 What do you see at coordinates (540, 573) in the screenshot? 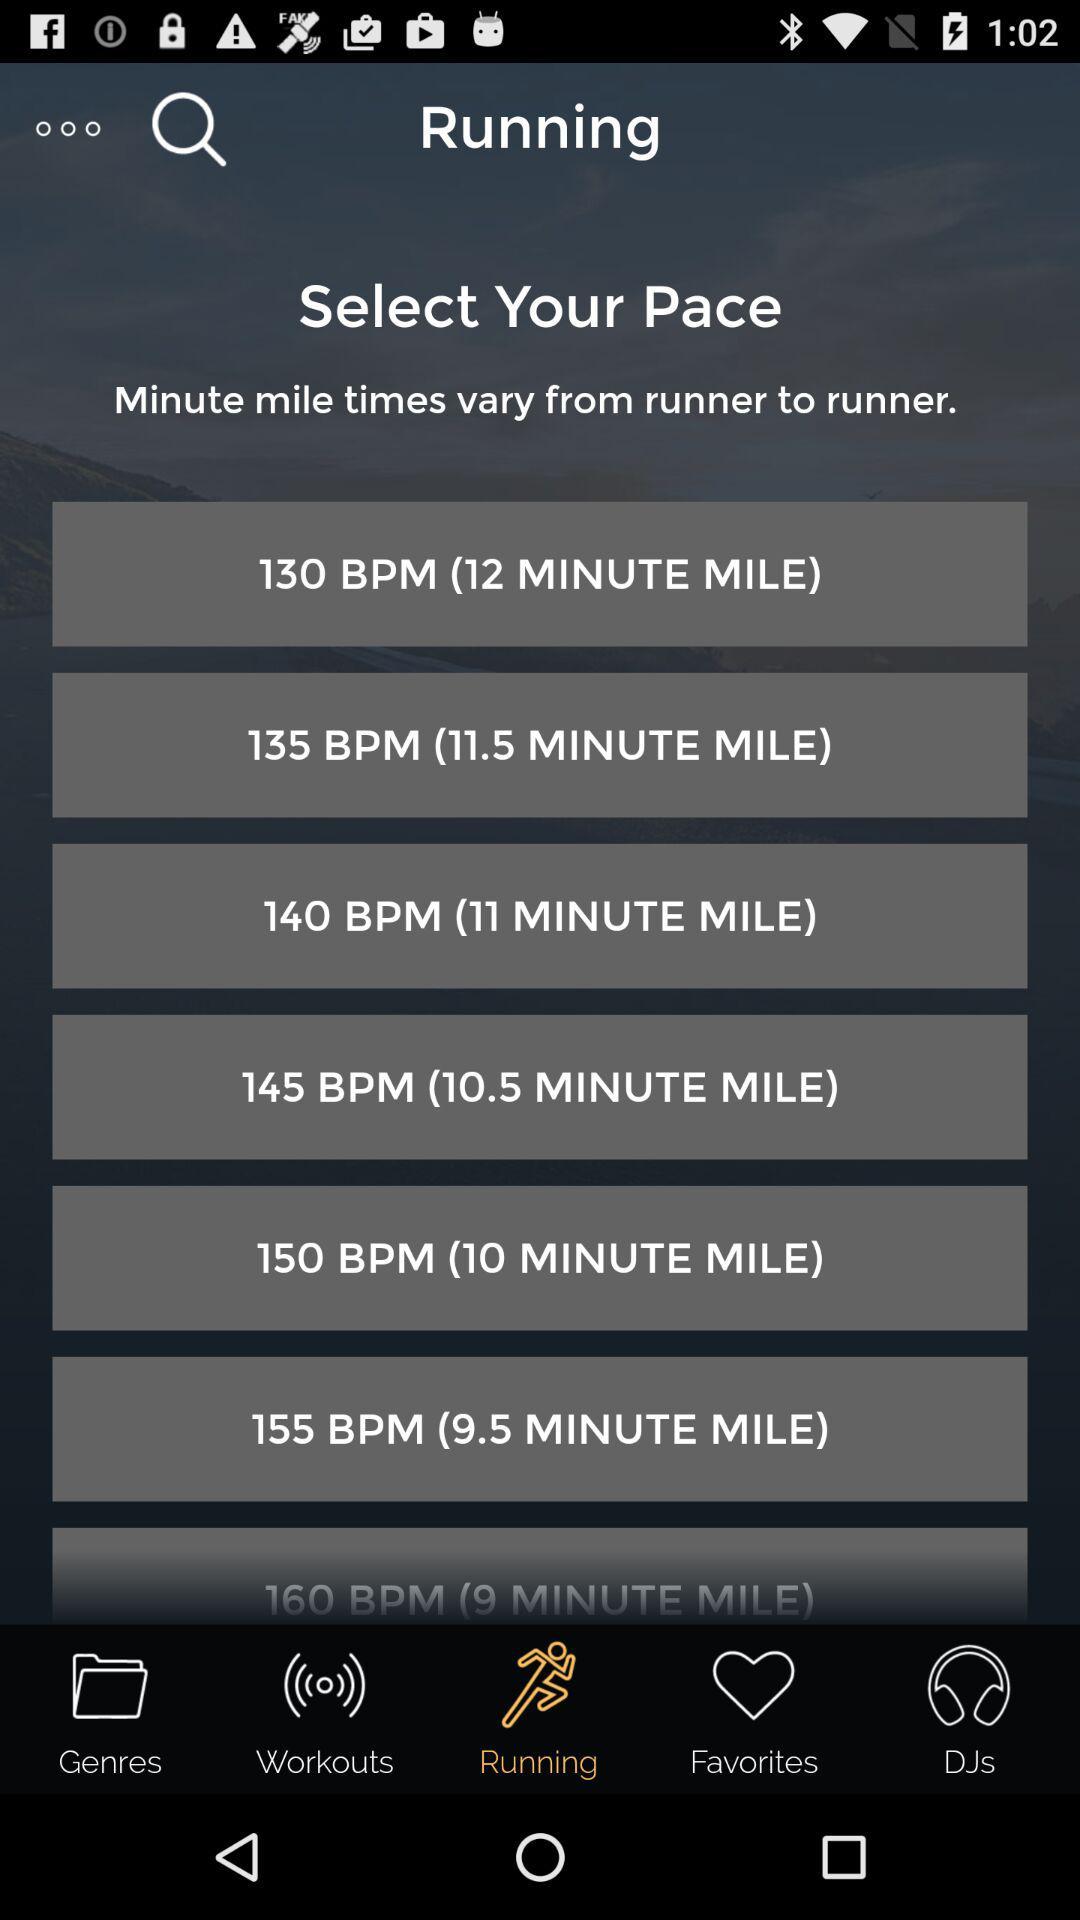
I see `item below the minute mile times item` at bounding box center [540, 573].